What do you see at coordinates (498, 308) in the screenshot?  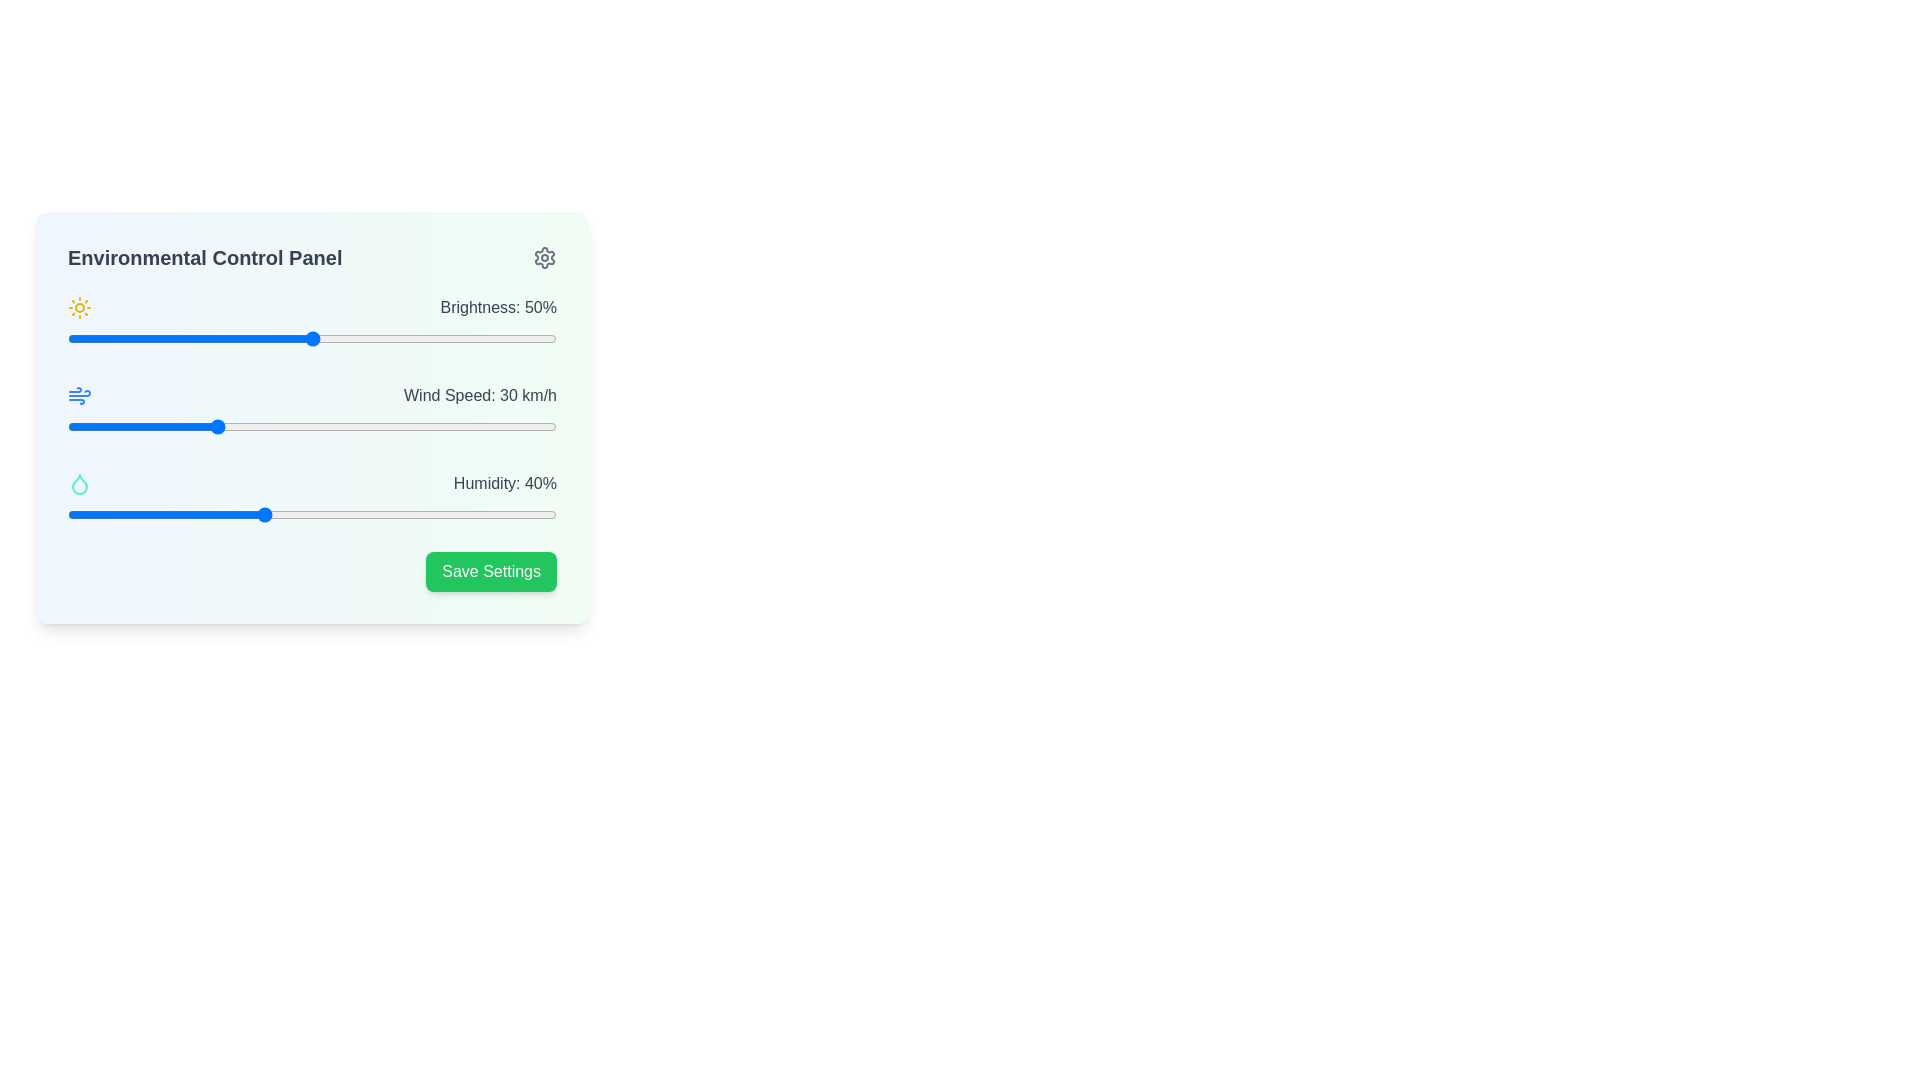 I see `the textual label displaying 'Brightness: 50%' in gray color, which is located in the top-right corner of the environmental control panel interface, adjacent to the Brightness control slider` at bounding box center [498, 308].